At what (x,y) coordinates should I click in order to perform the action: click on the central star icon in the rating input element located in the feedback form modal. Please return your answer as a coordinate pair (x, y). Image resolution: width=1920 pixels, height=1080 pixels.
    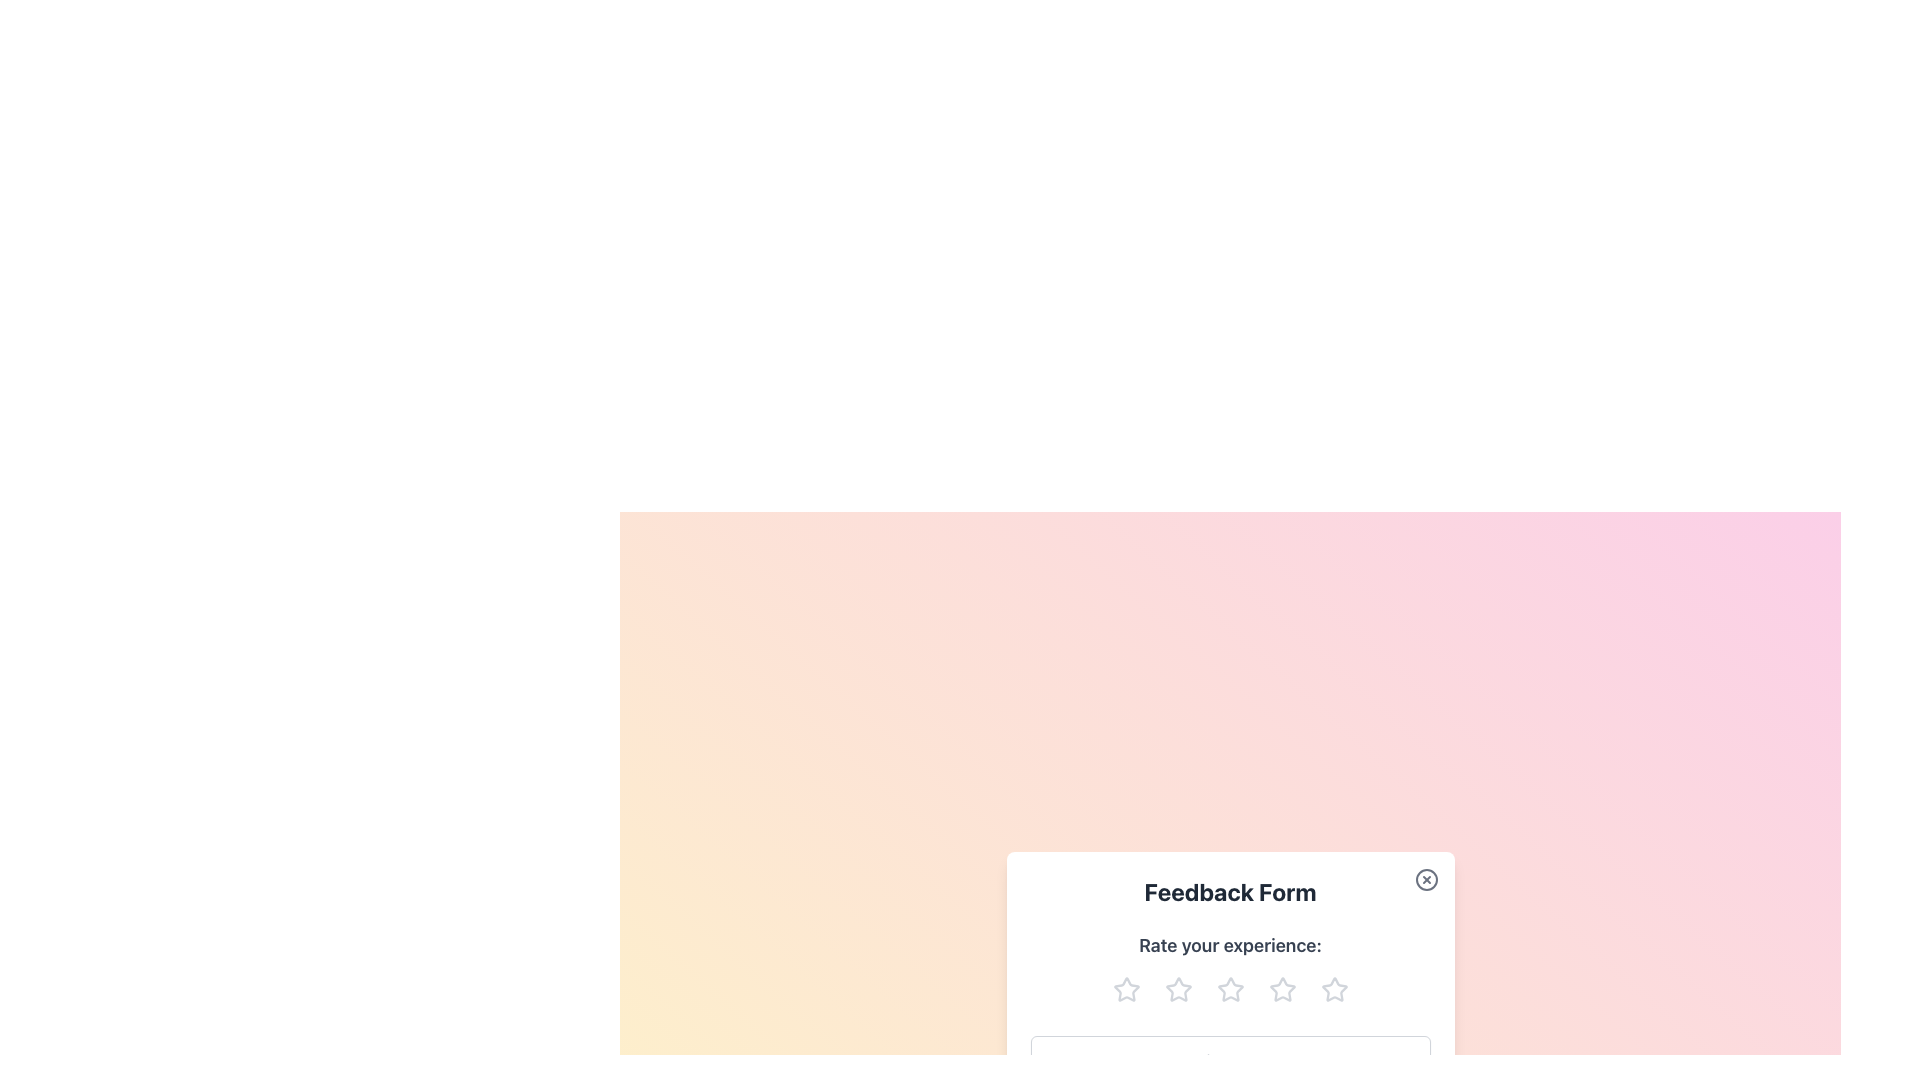
    Looking at the image, I should click on (1229, 990).